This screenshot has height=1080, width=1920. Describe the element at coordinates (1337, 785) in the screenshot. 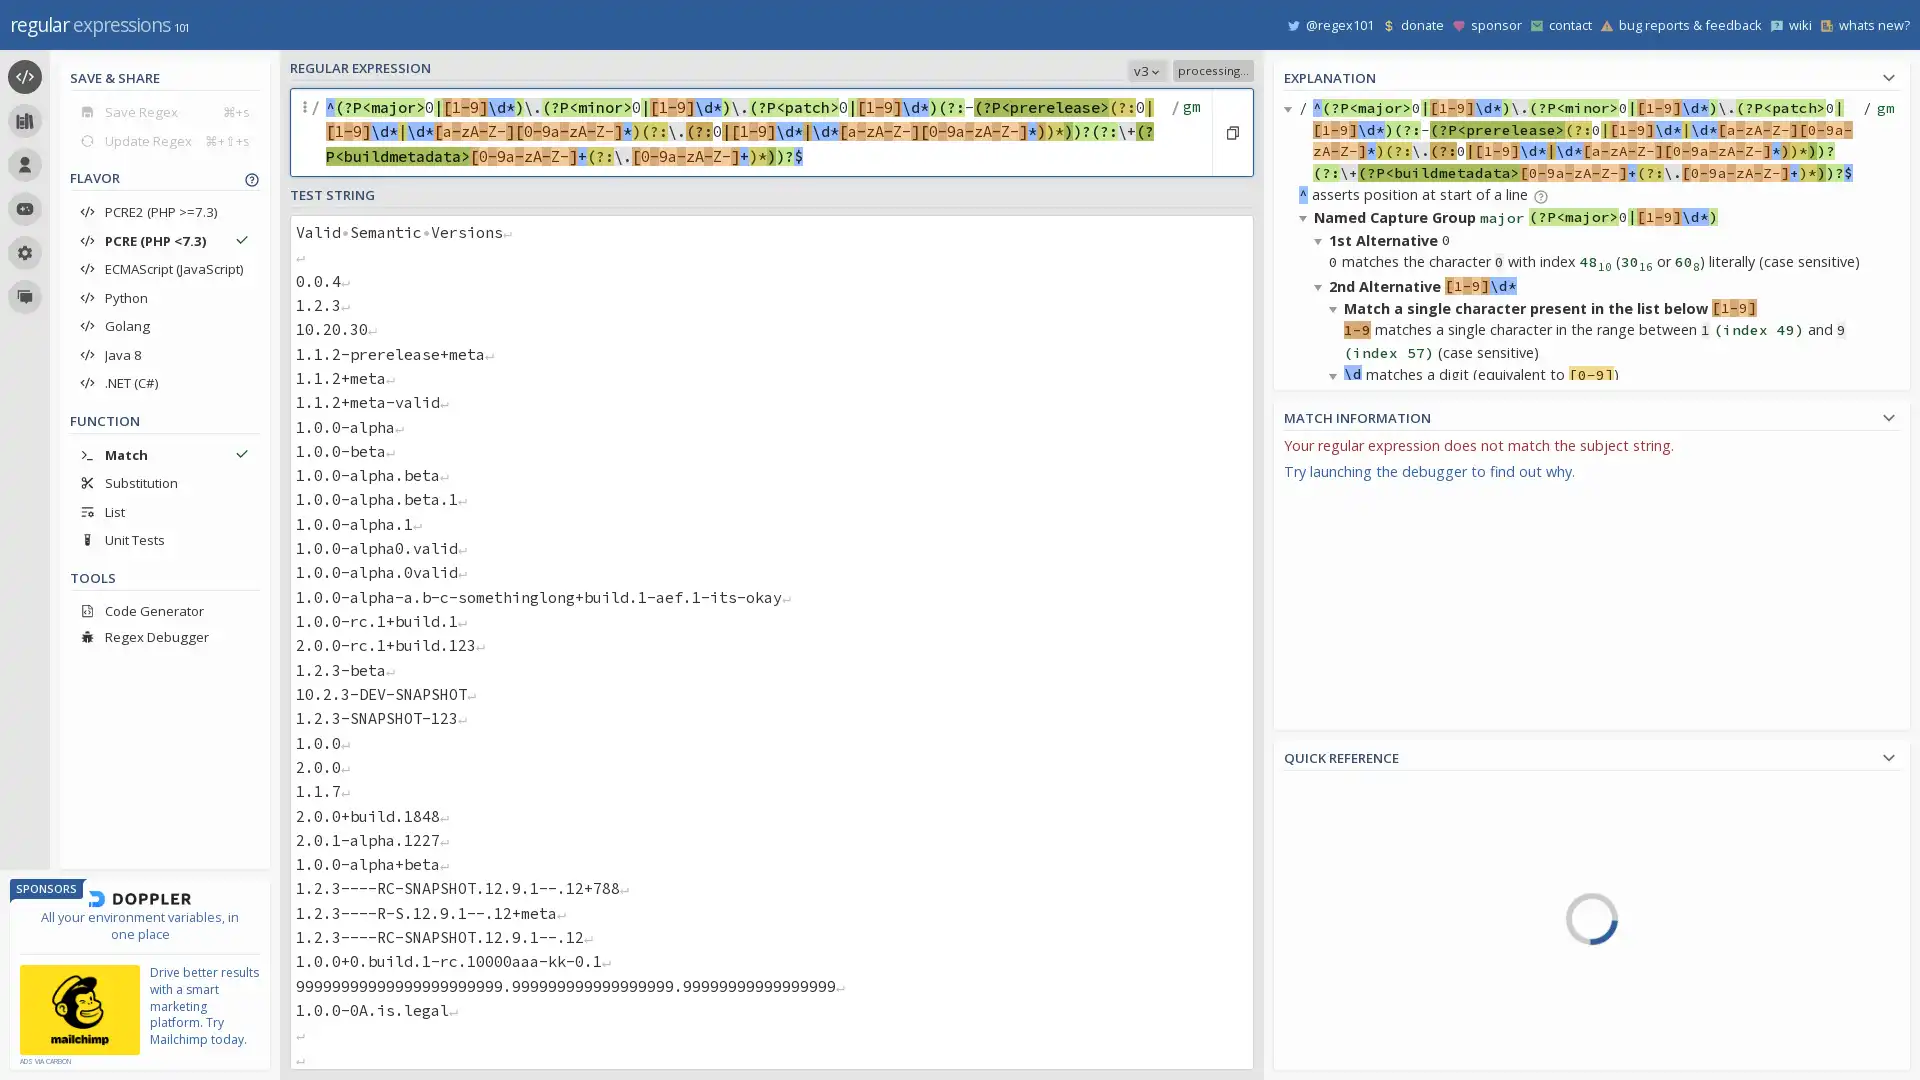

I see `Match 3` at that location.